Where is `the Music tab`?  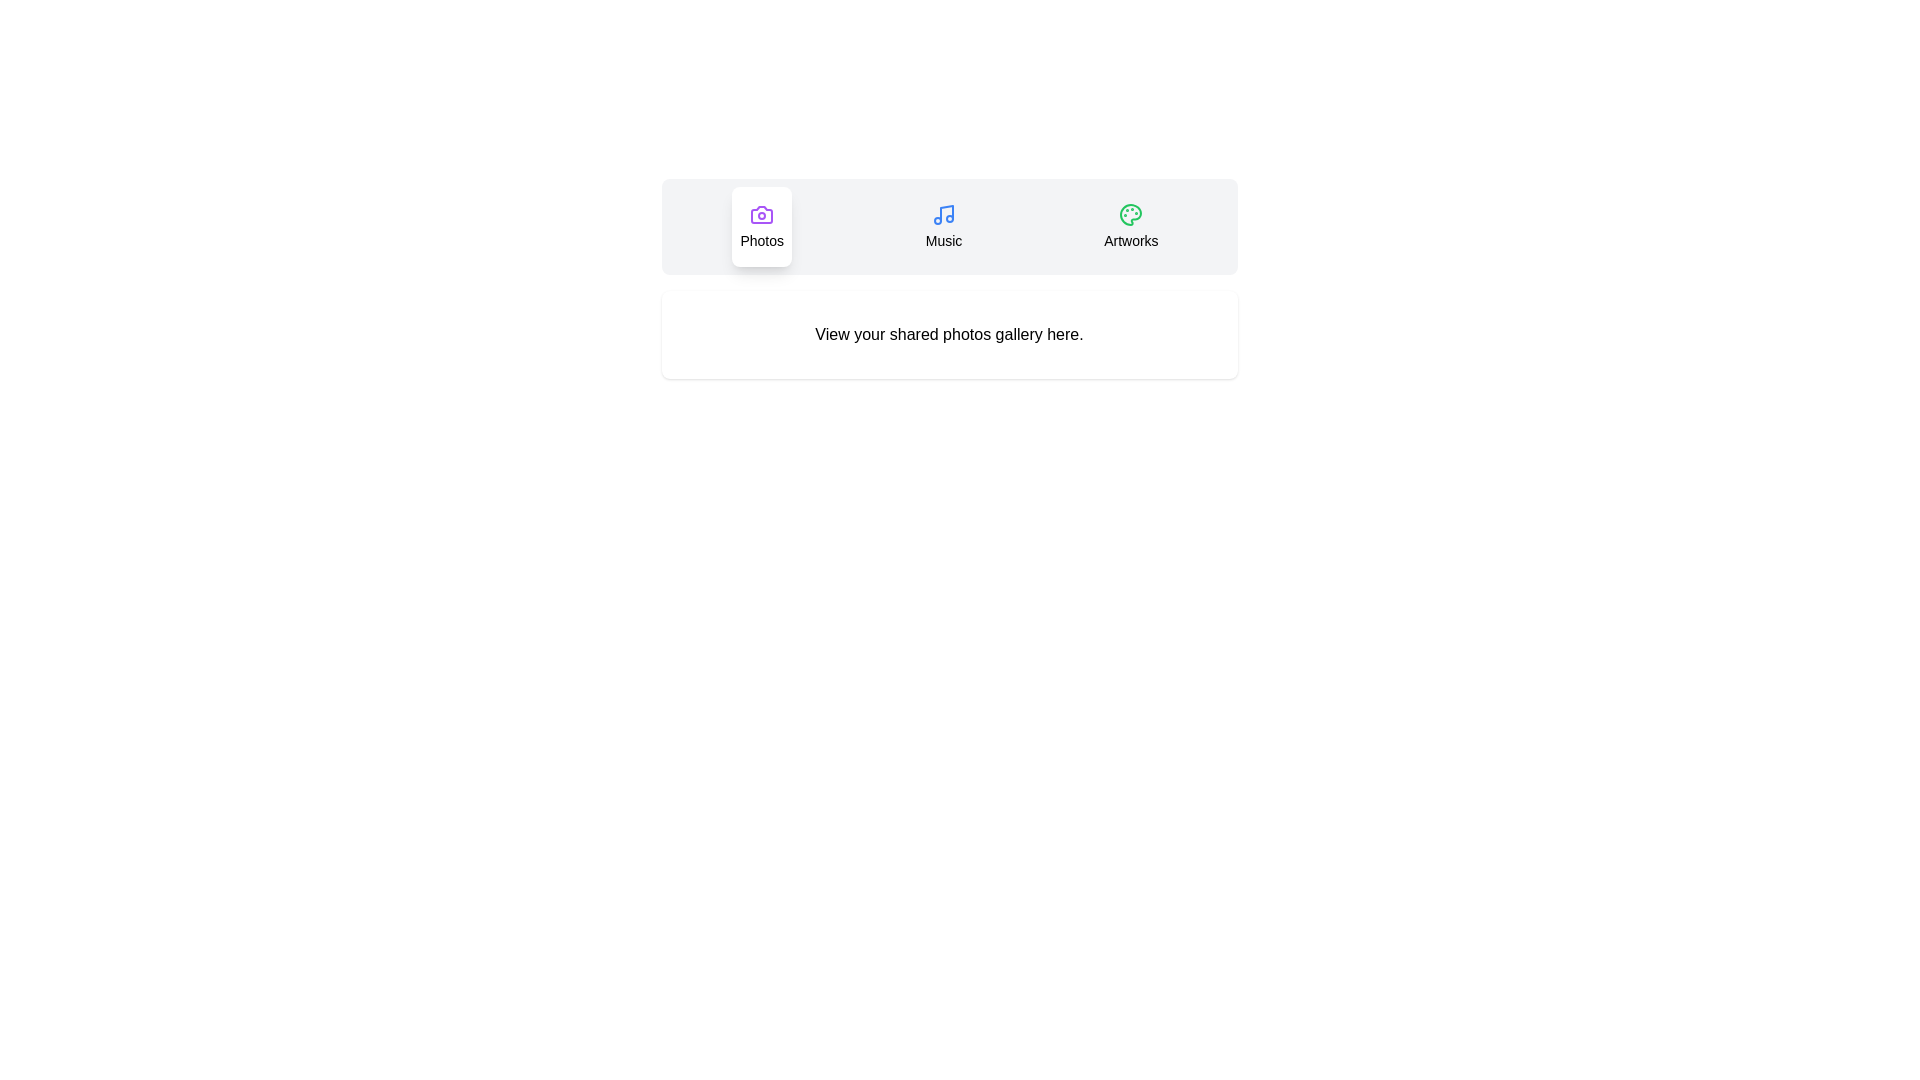
the Music tab is located at coordinates (943, 226).